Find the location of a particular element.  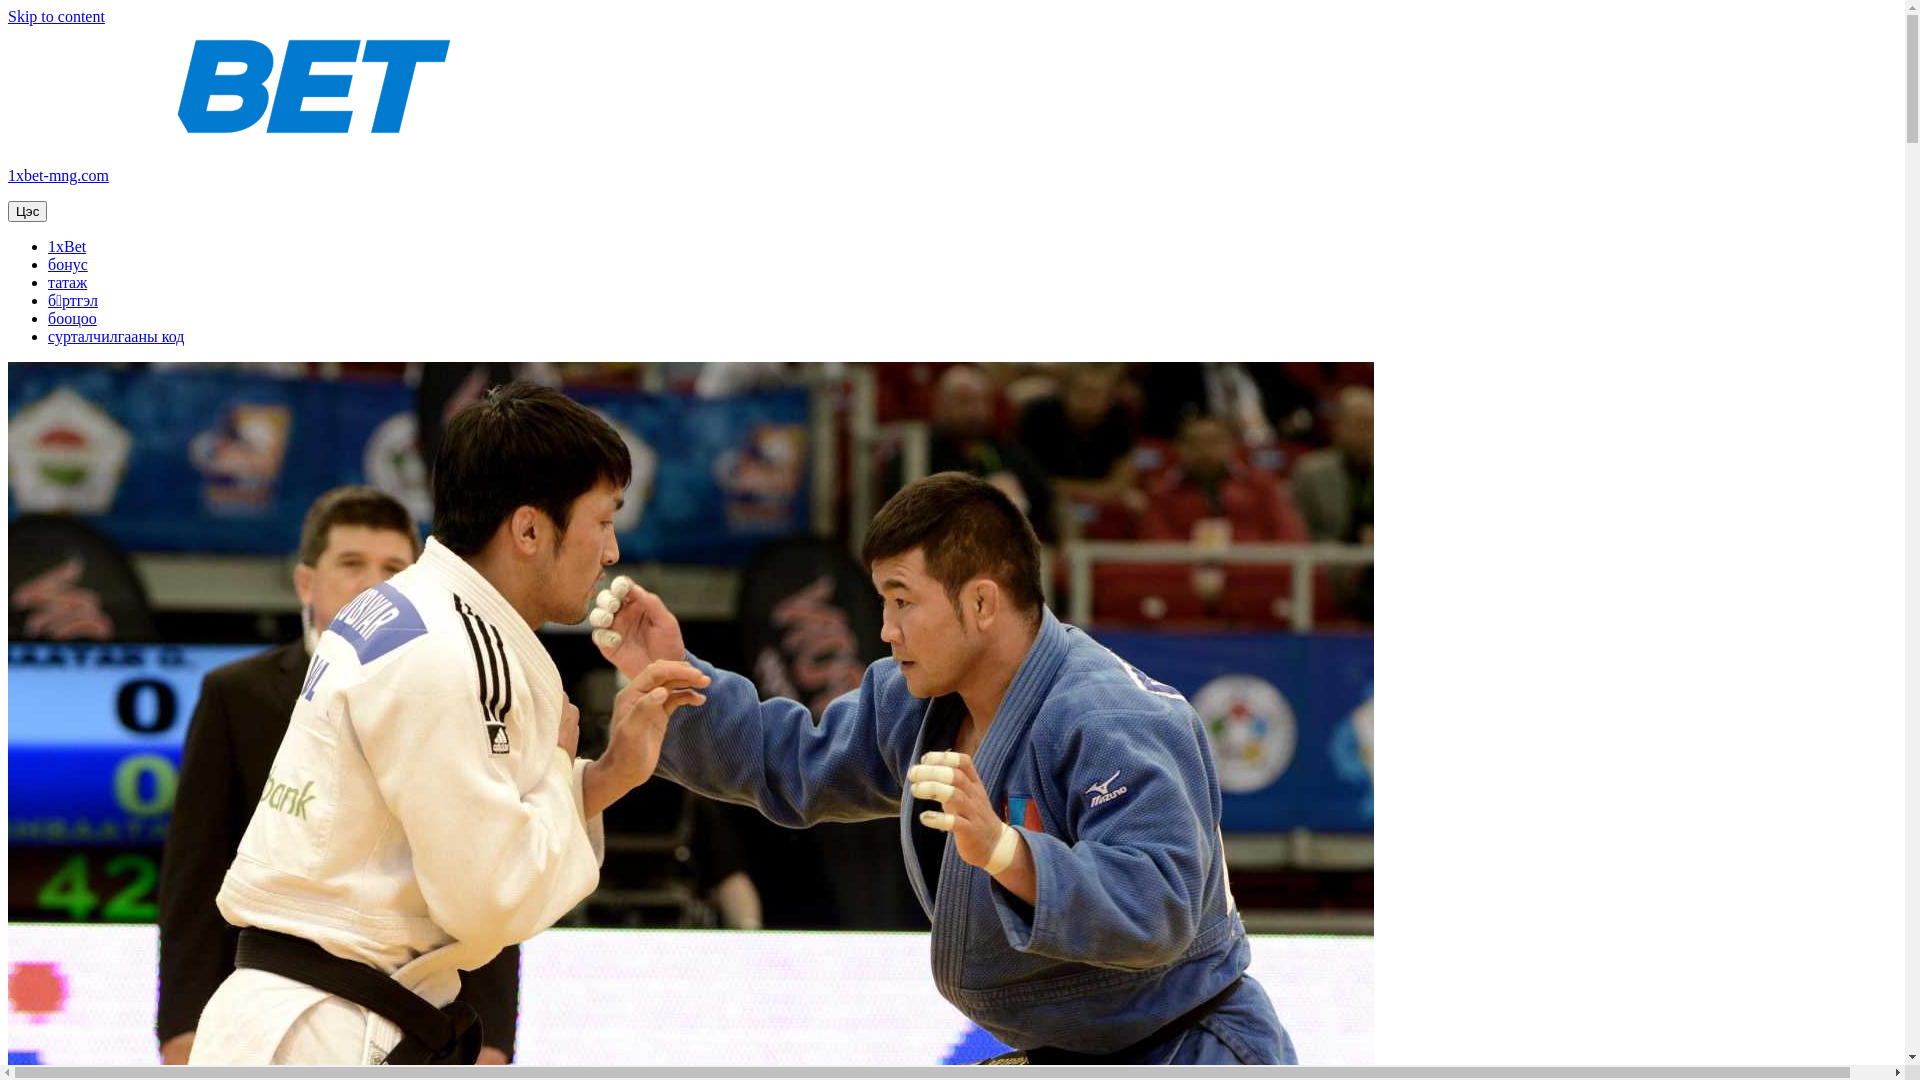

'1xBet' is located at coordinates (67, 245).